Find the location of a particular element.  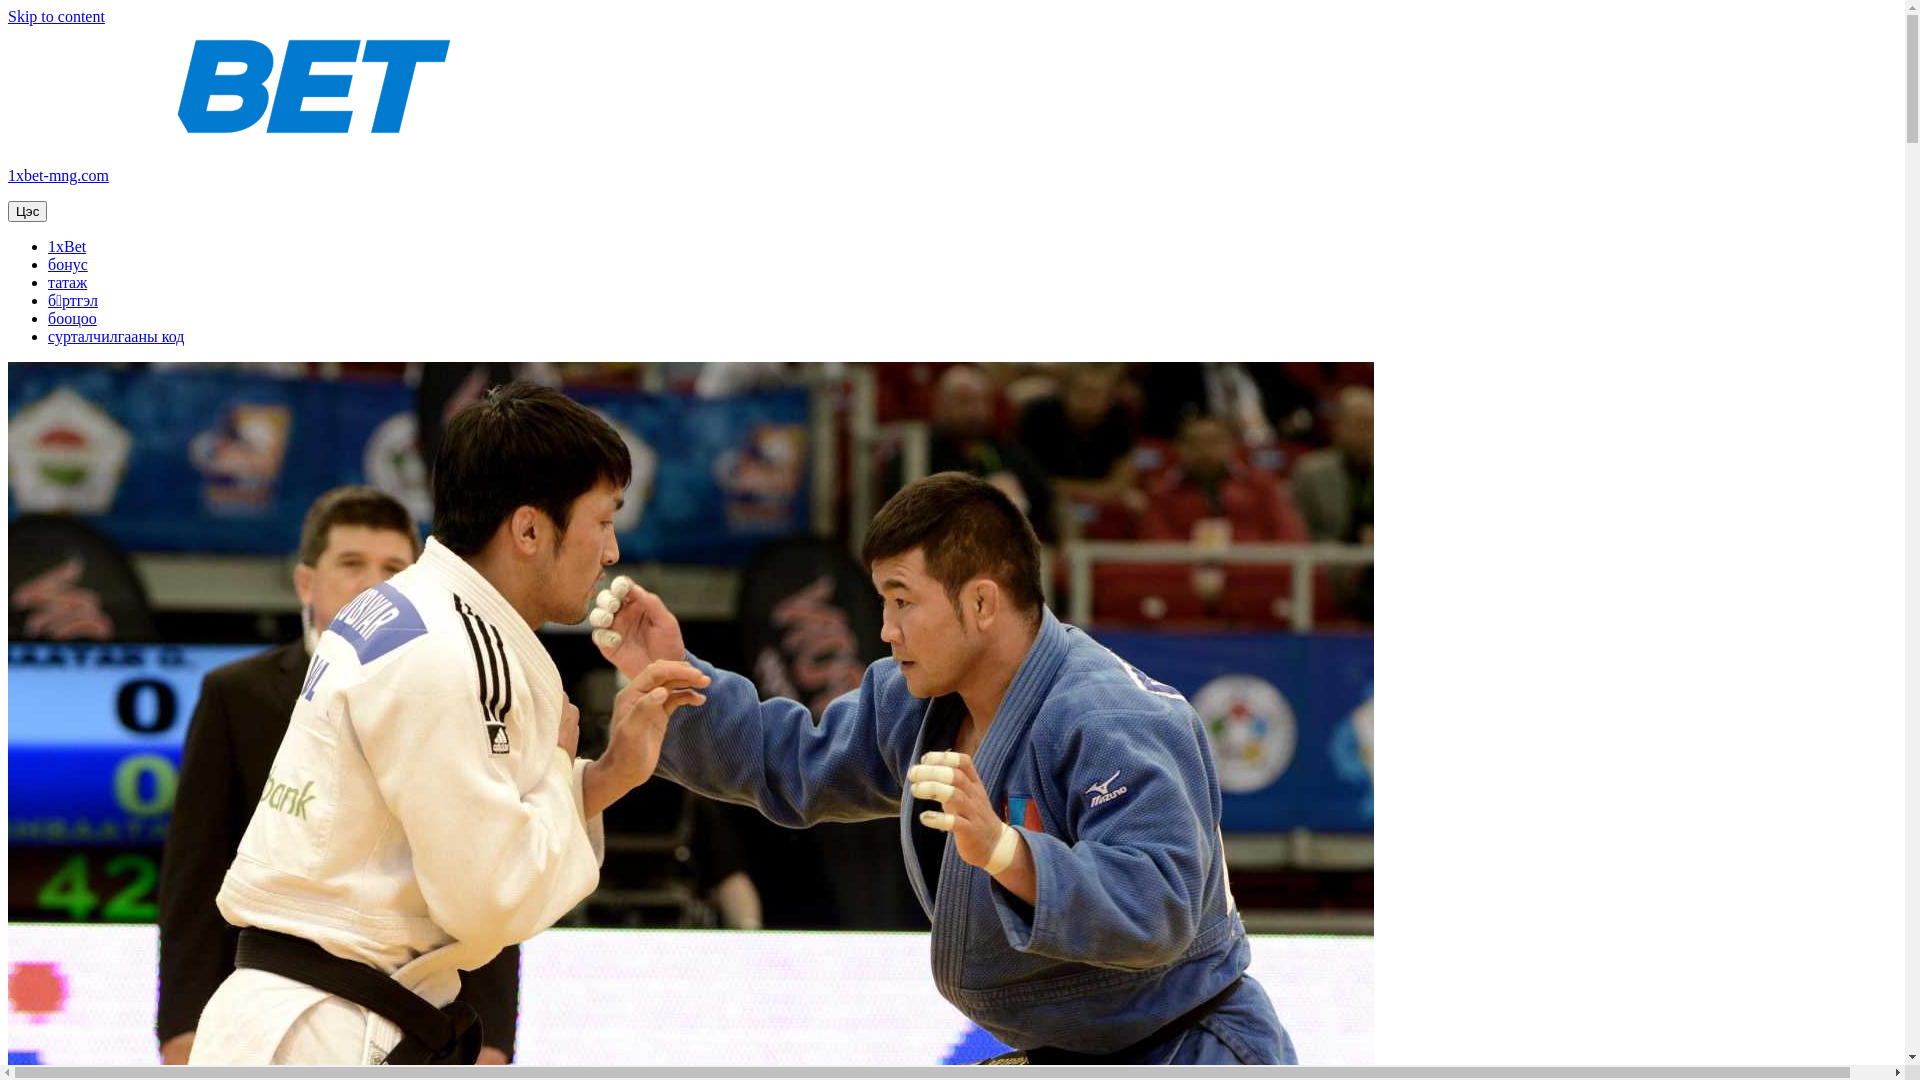

'1xBet' is located at coordinates (67, 245).